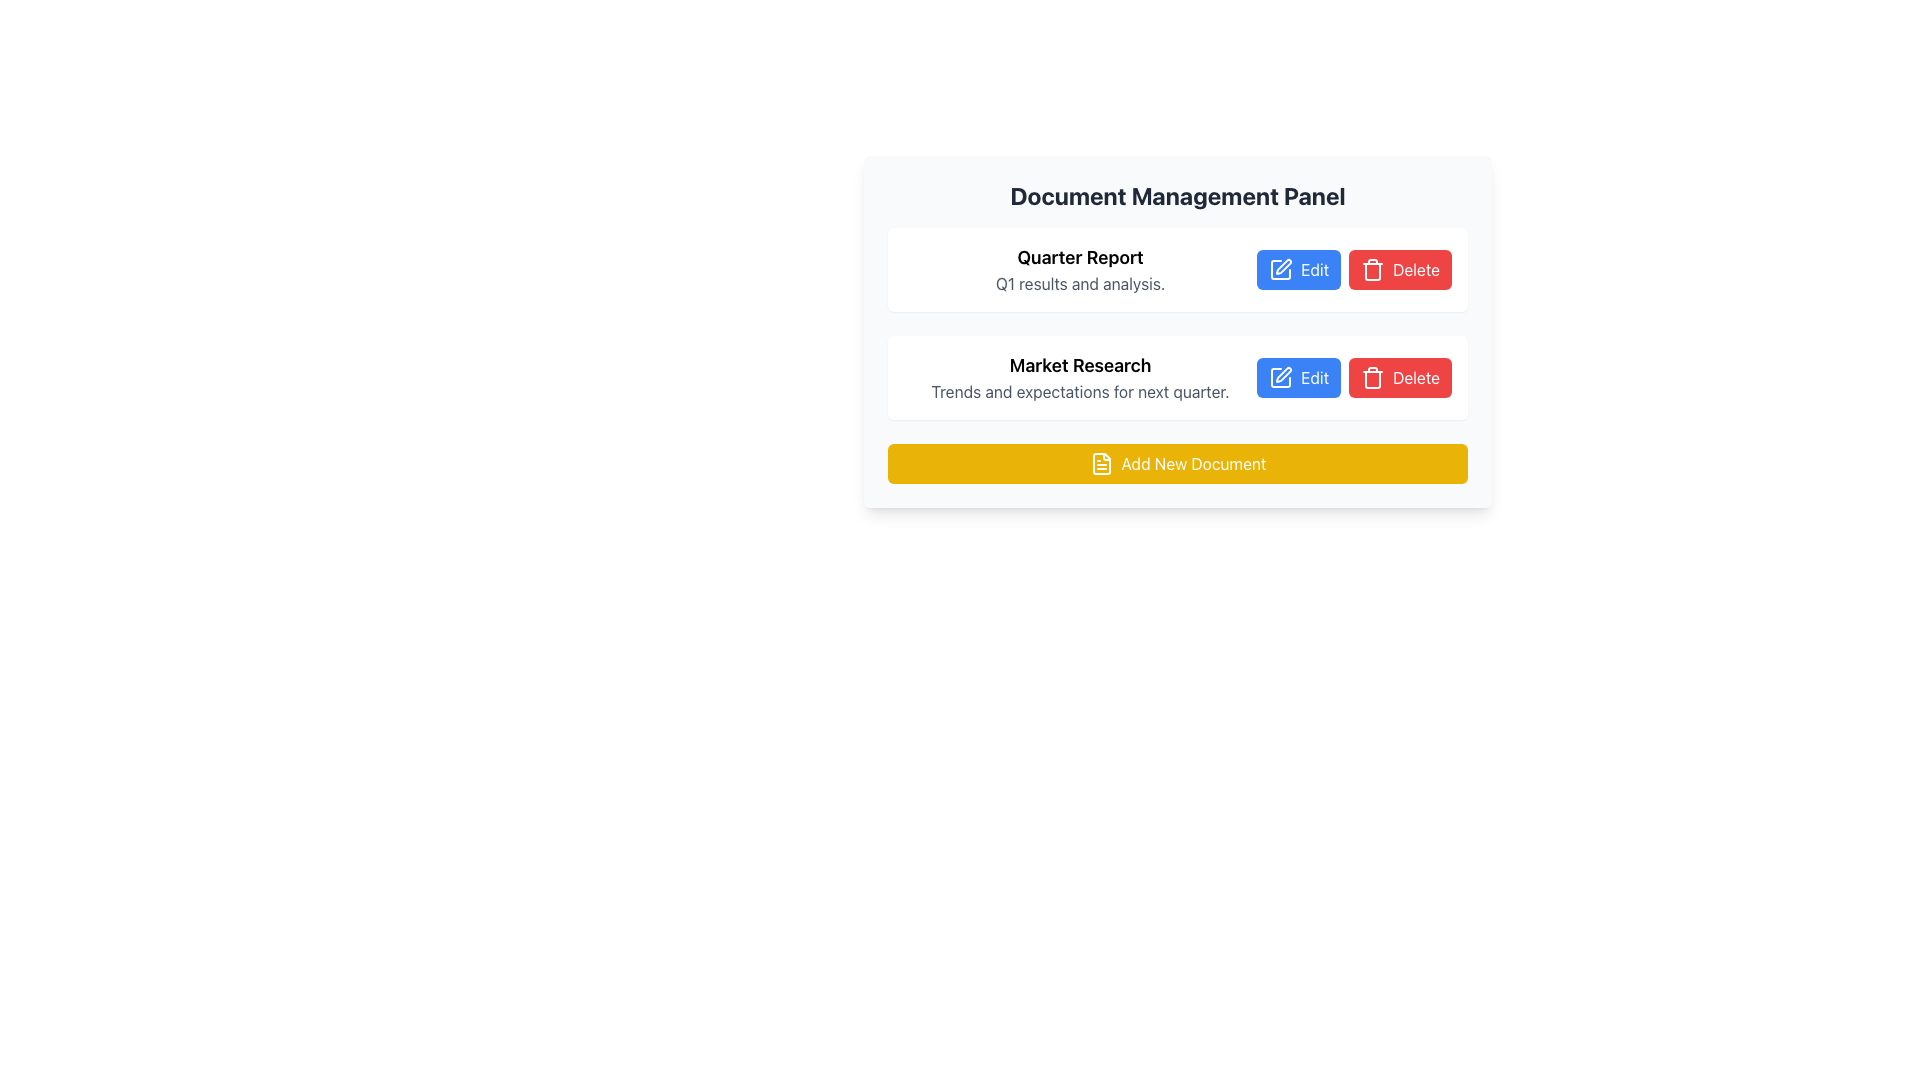 The width and height of the screenshot is (1920, 1080). Describe the element at coordinates (1299, 378) in the screenshot. I see `the edit button associated with the 'Market Research' row to initiate the edit action` at that location.